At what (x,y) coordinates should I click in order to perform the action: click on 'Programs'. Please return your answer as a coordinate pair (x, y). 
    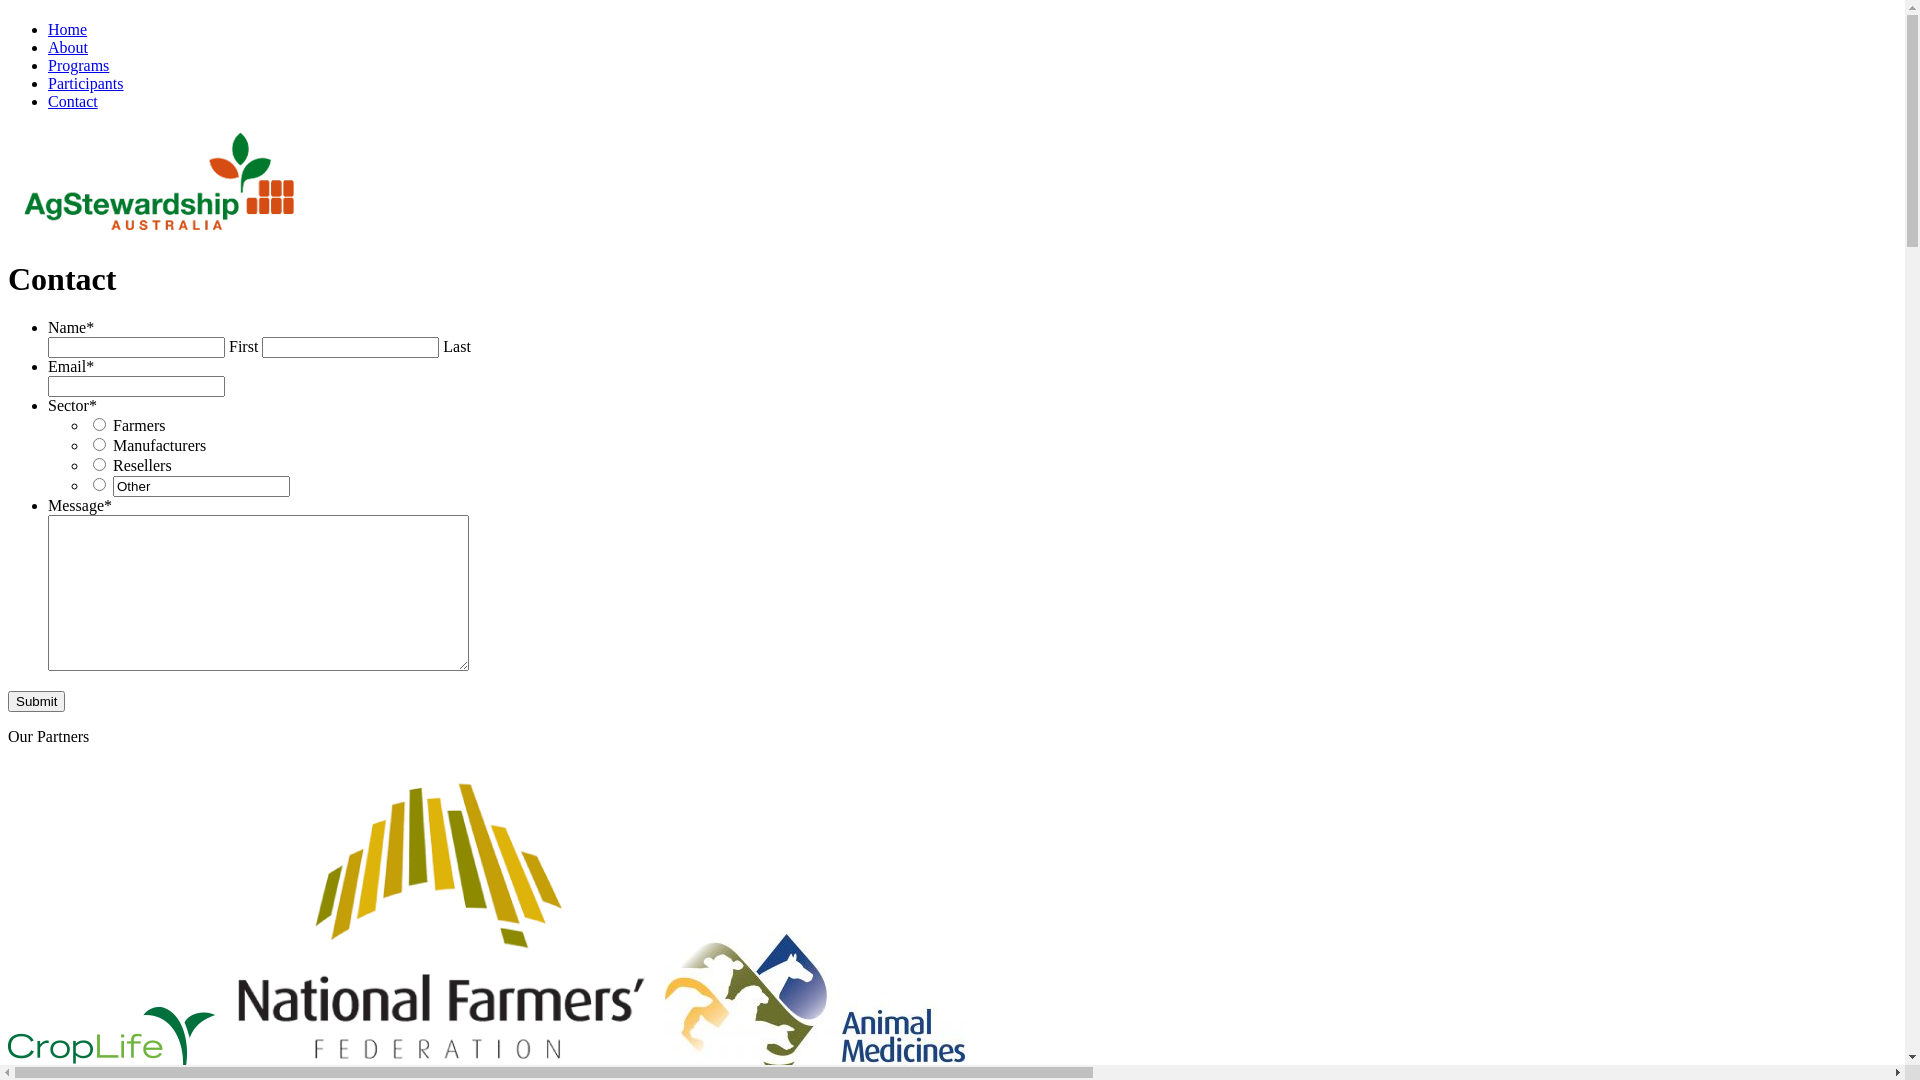
    Looking at the image, I should click on (78, 64).